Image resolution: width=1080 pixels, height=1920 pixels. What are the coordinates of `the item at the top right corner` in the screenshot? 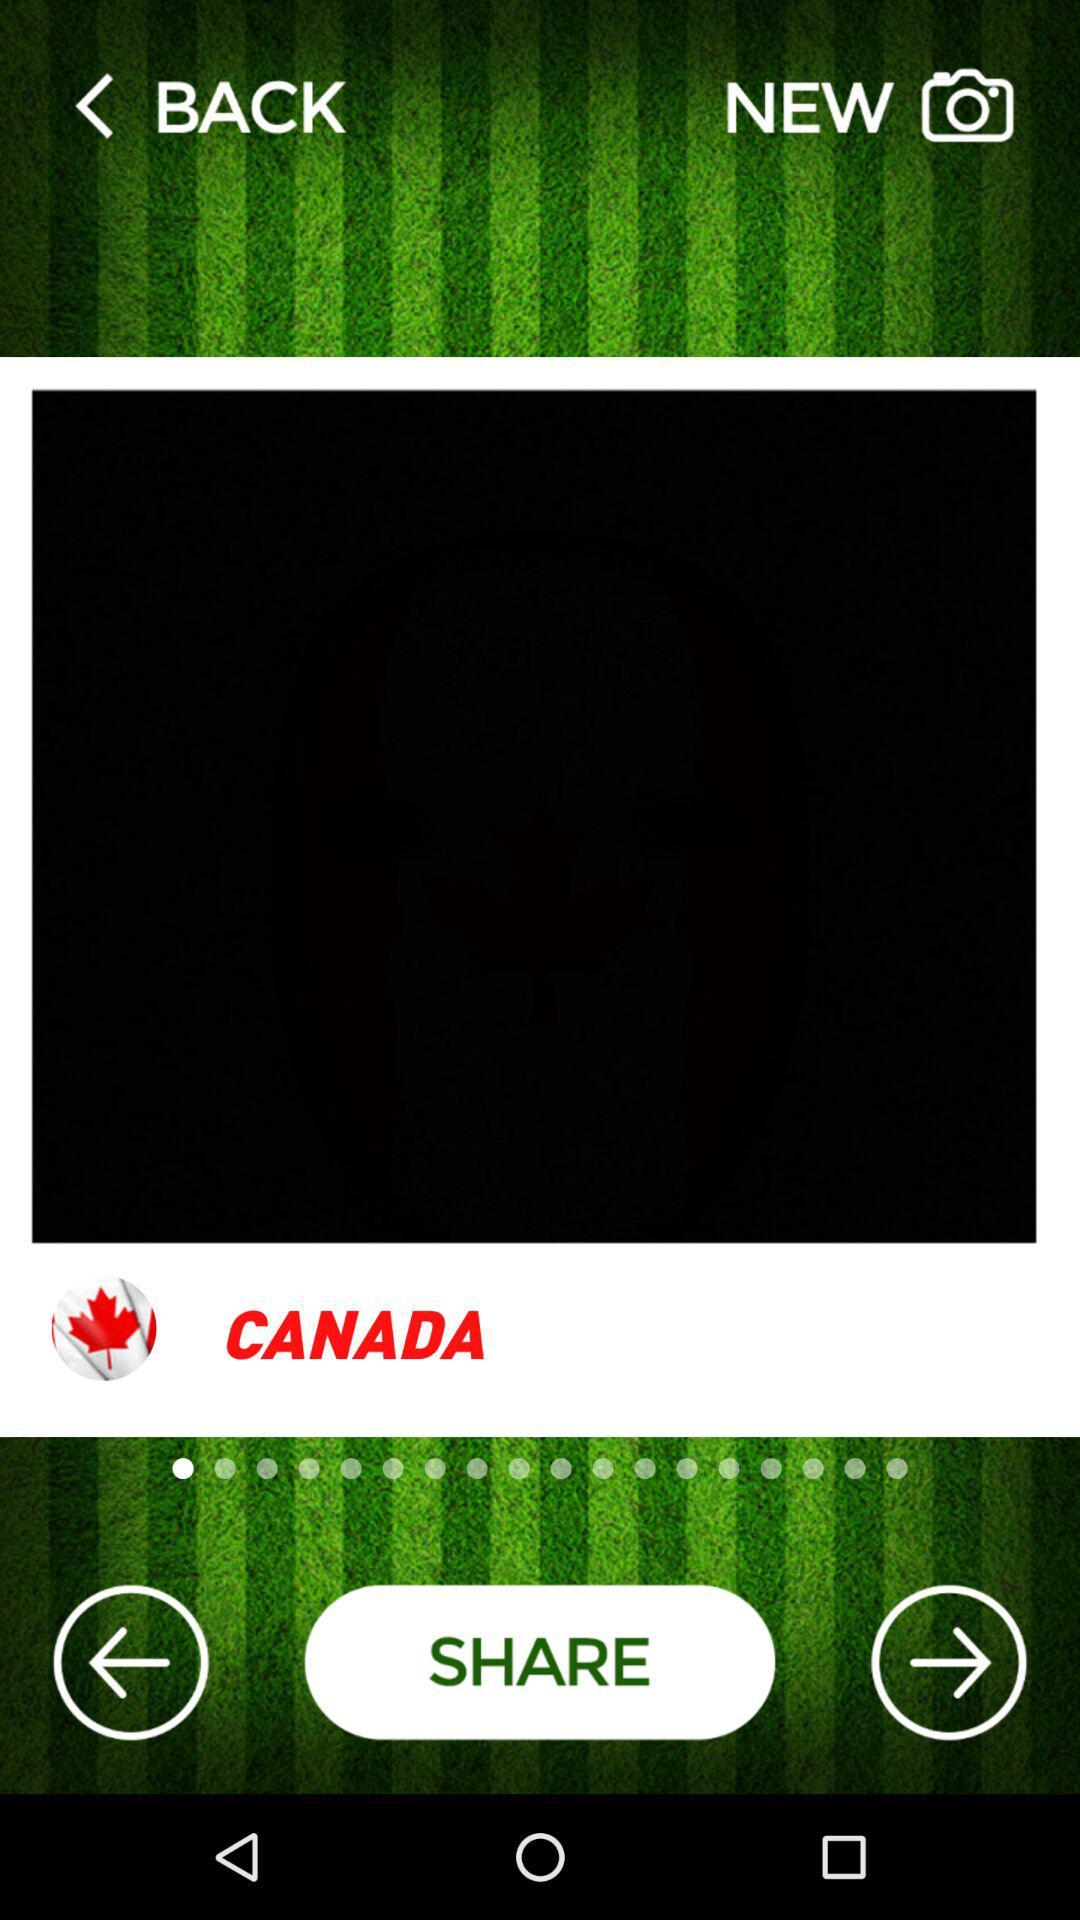 It's located at (869, 104).